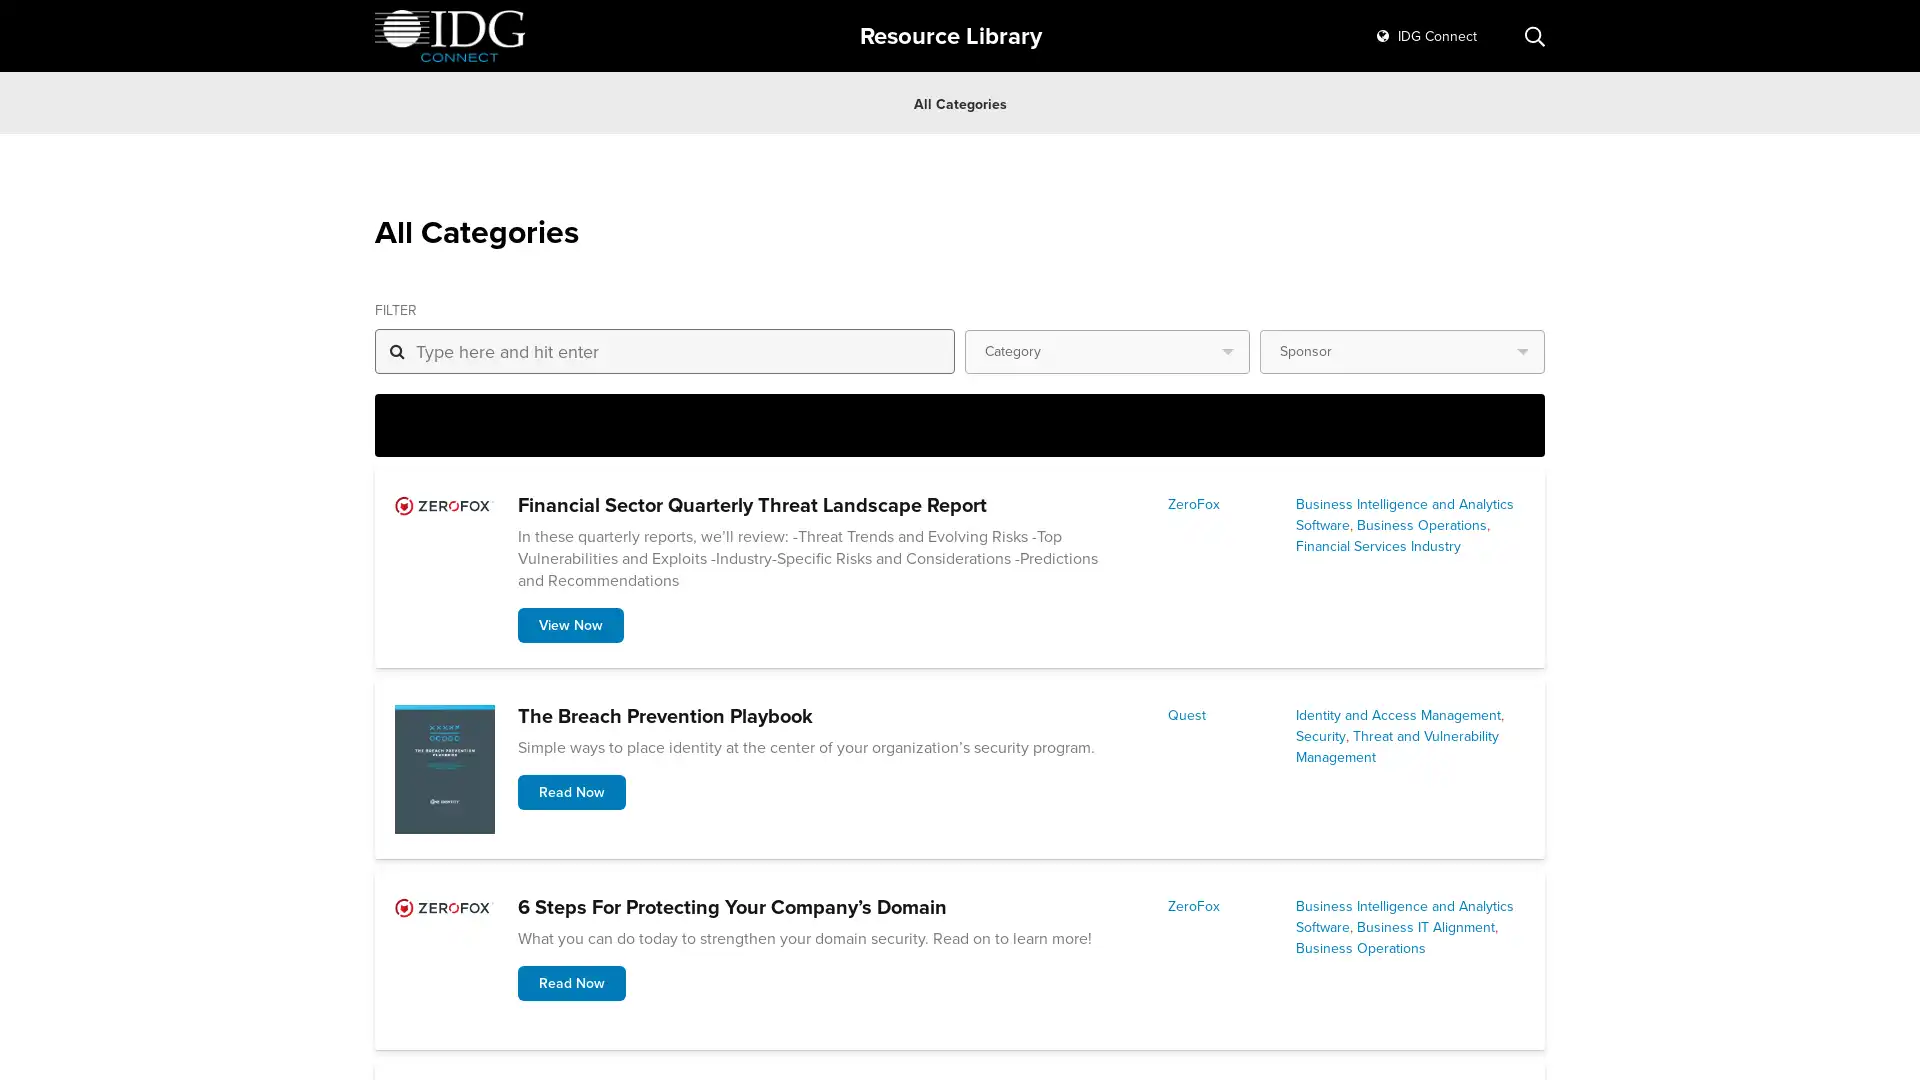 The width and height of the screenshot is (1920, 1080). Describe the element at coordinates (1401, 350) in the screenshot. I see `Sponsor` at that location.